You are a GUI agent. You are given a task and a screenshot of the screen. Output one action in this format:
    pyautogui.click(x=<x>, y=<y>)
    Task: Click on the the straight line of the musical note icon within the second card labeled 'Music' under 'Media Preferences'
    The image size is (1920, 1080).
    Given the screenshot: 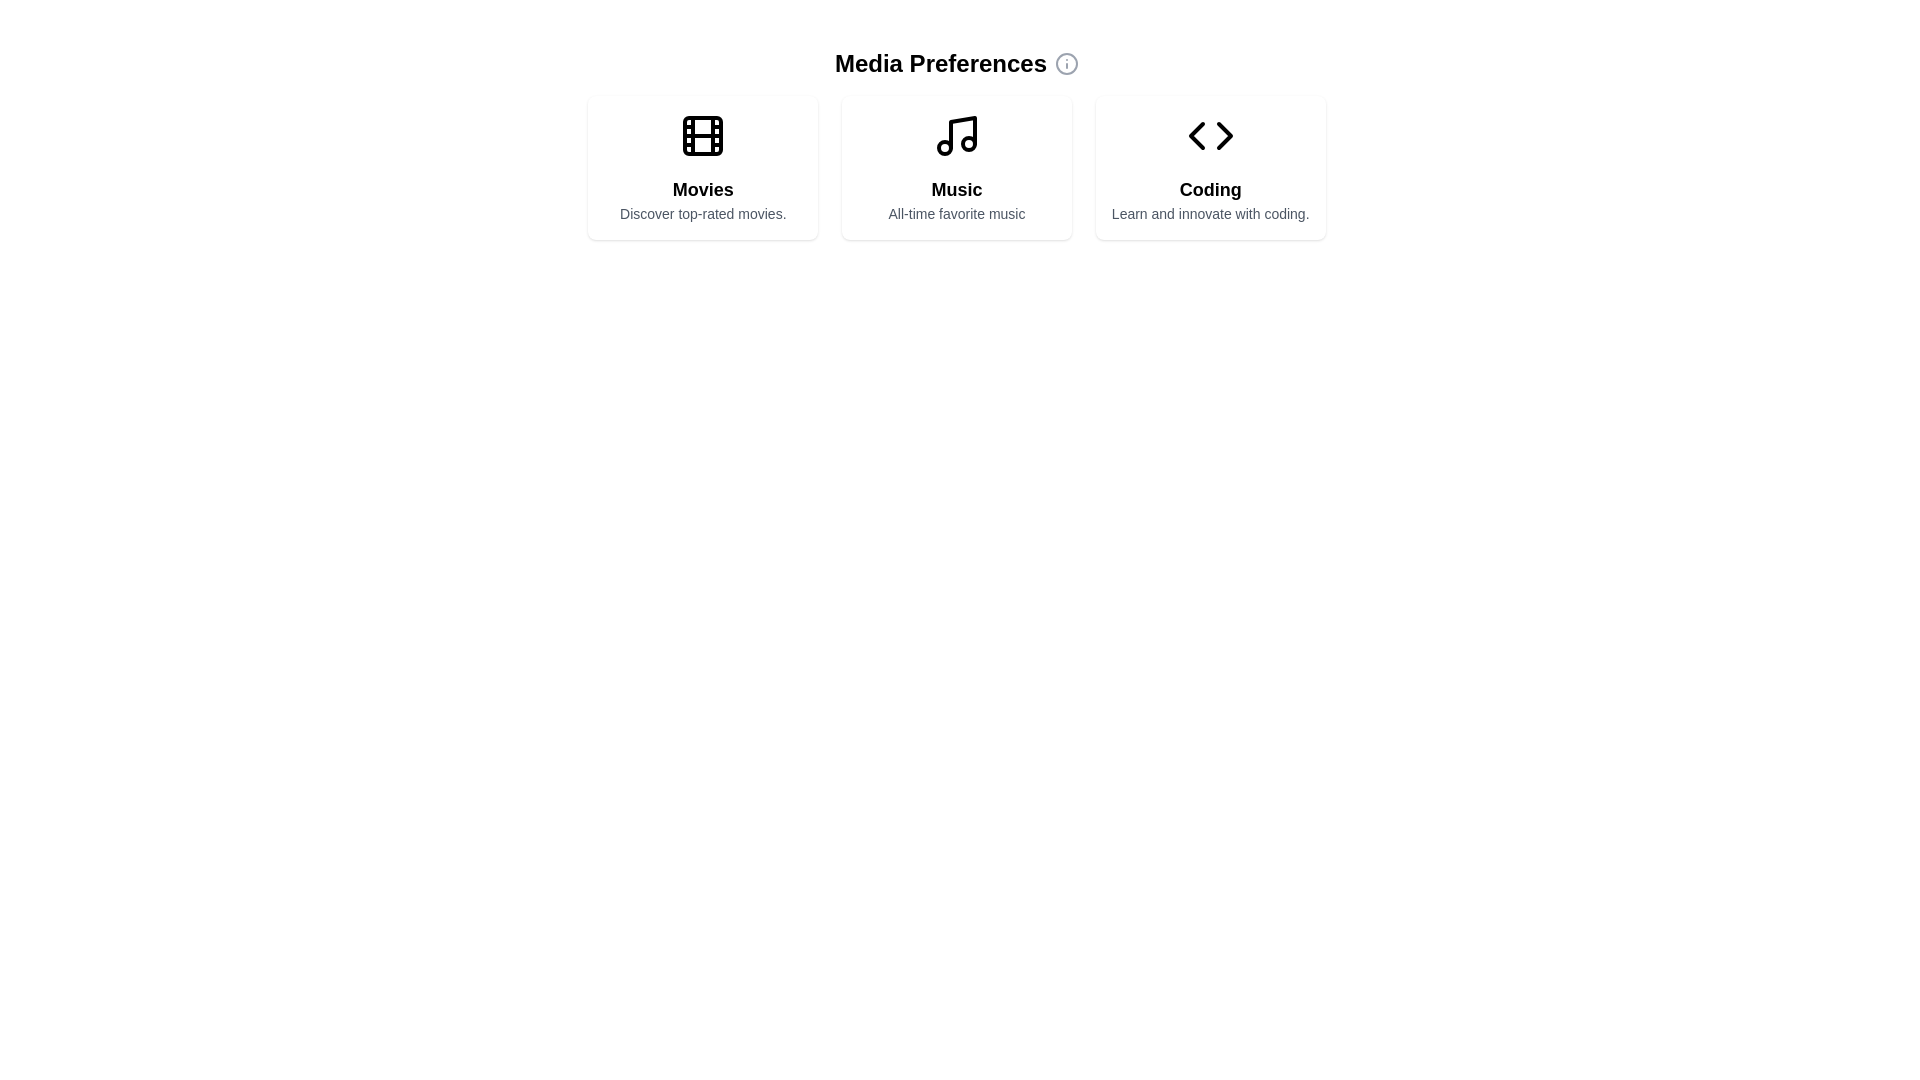 What is the action you would take?
    pyautogui.click(x=963, y=132)
    